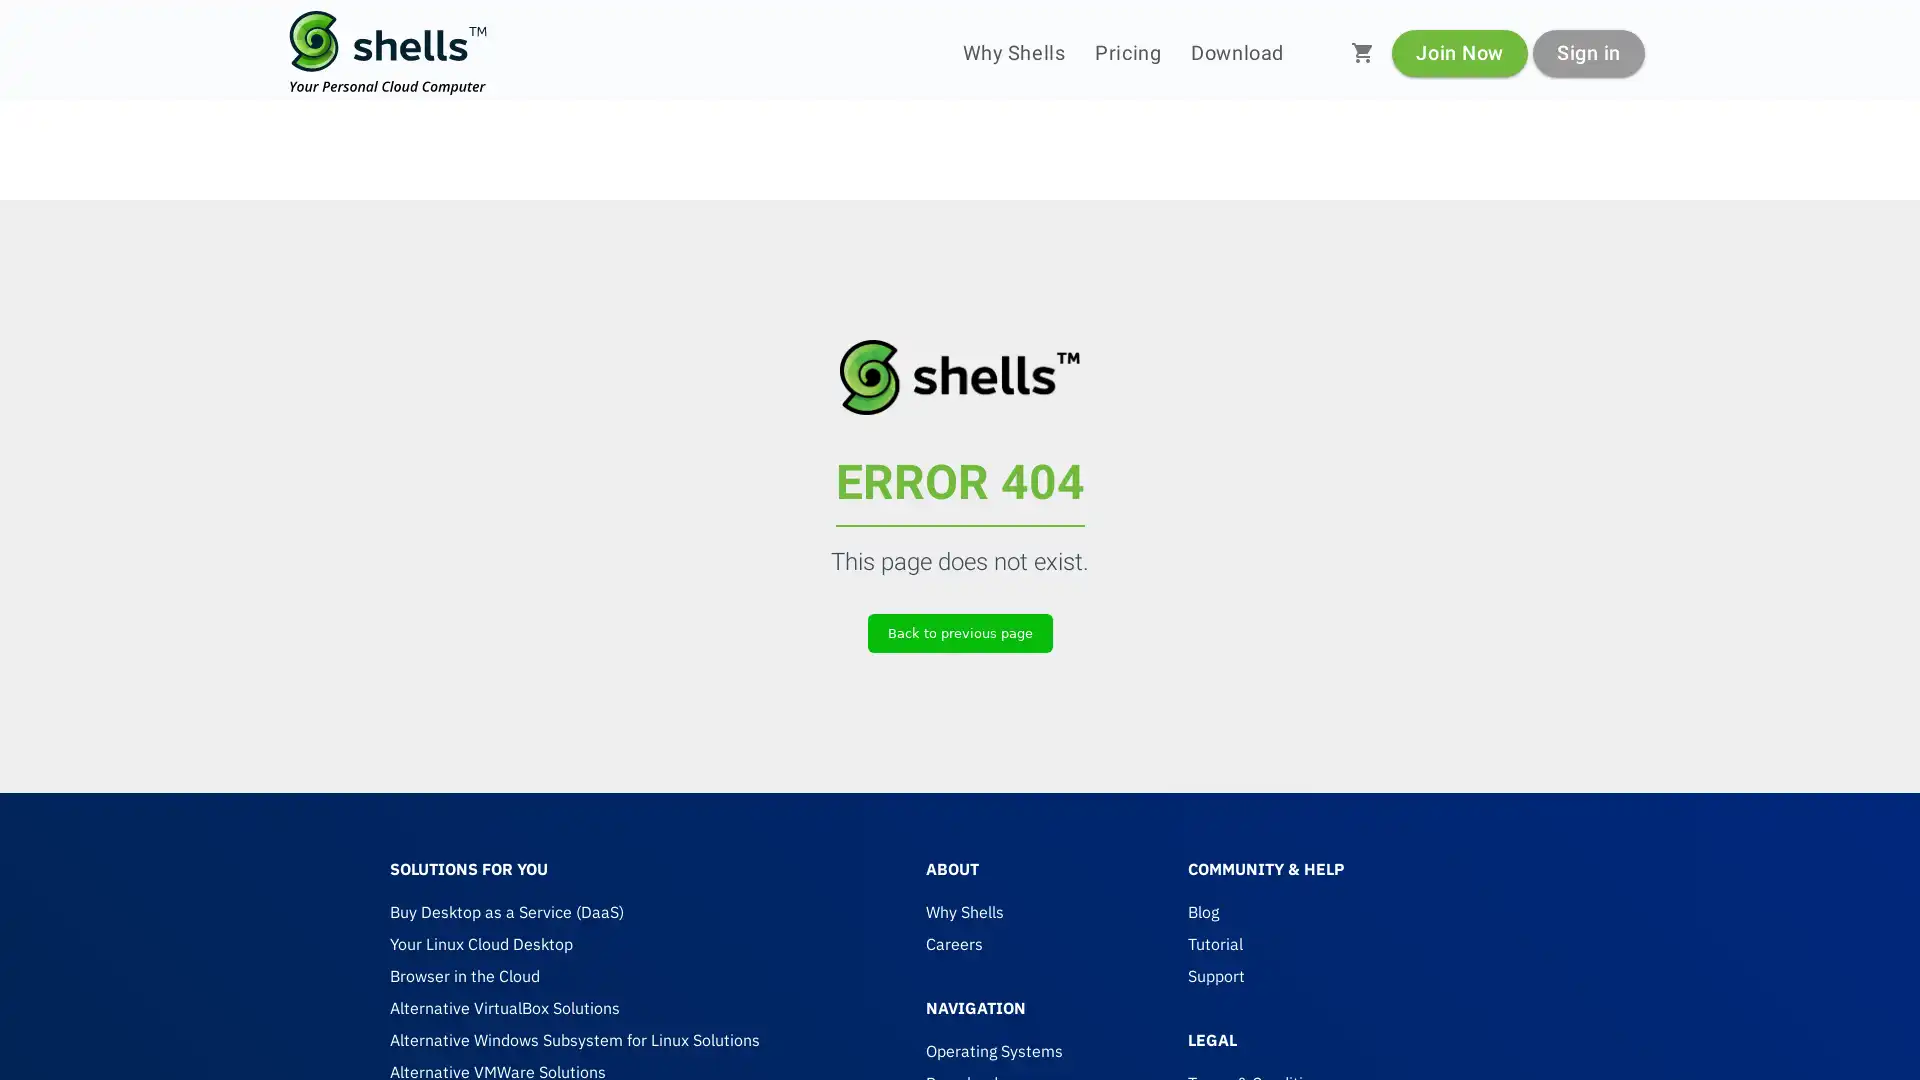  Describe the element at coordinates (958, 632) in the screenshot. I see `Back to previous page` at that location.